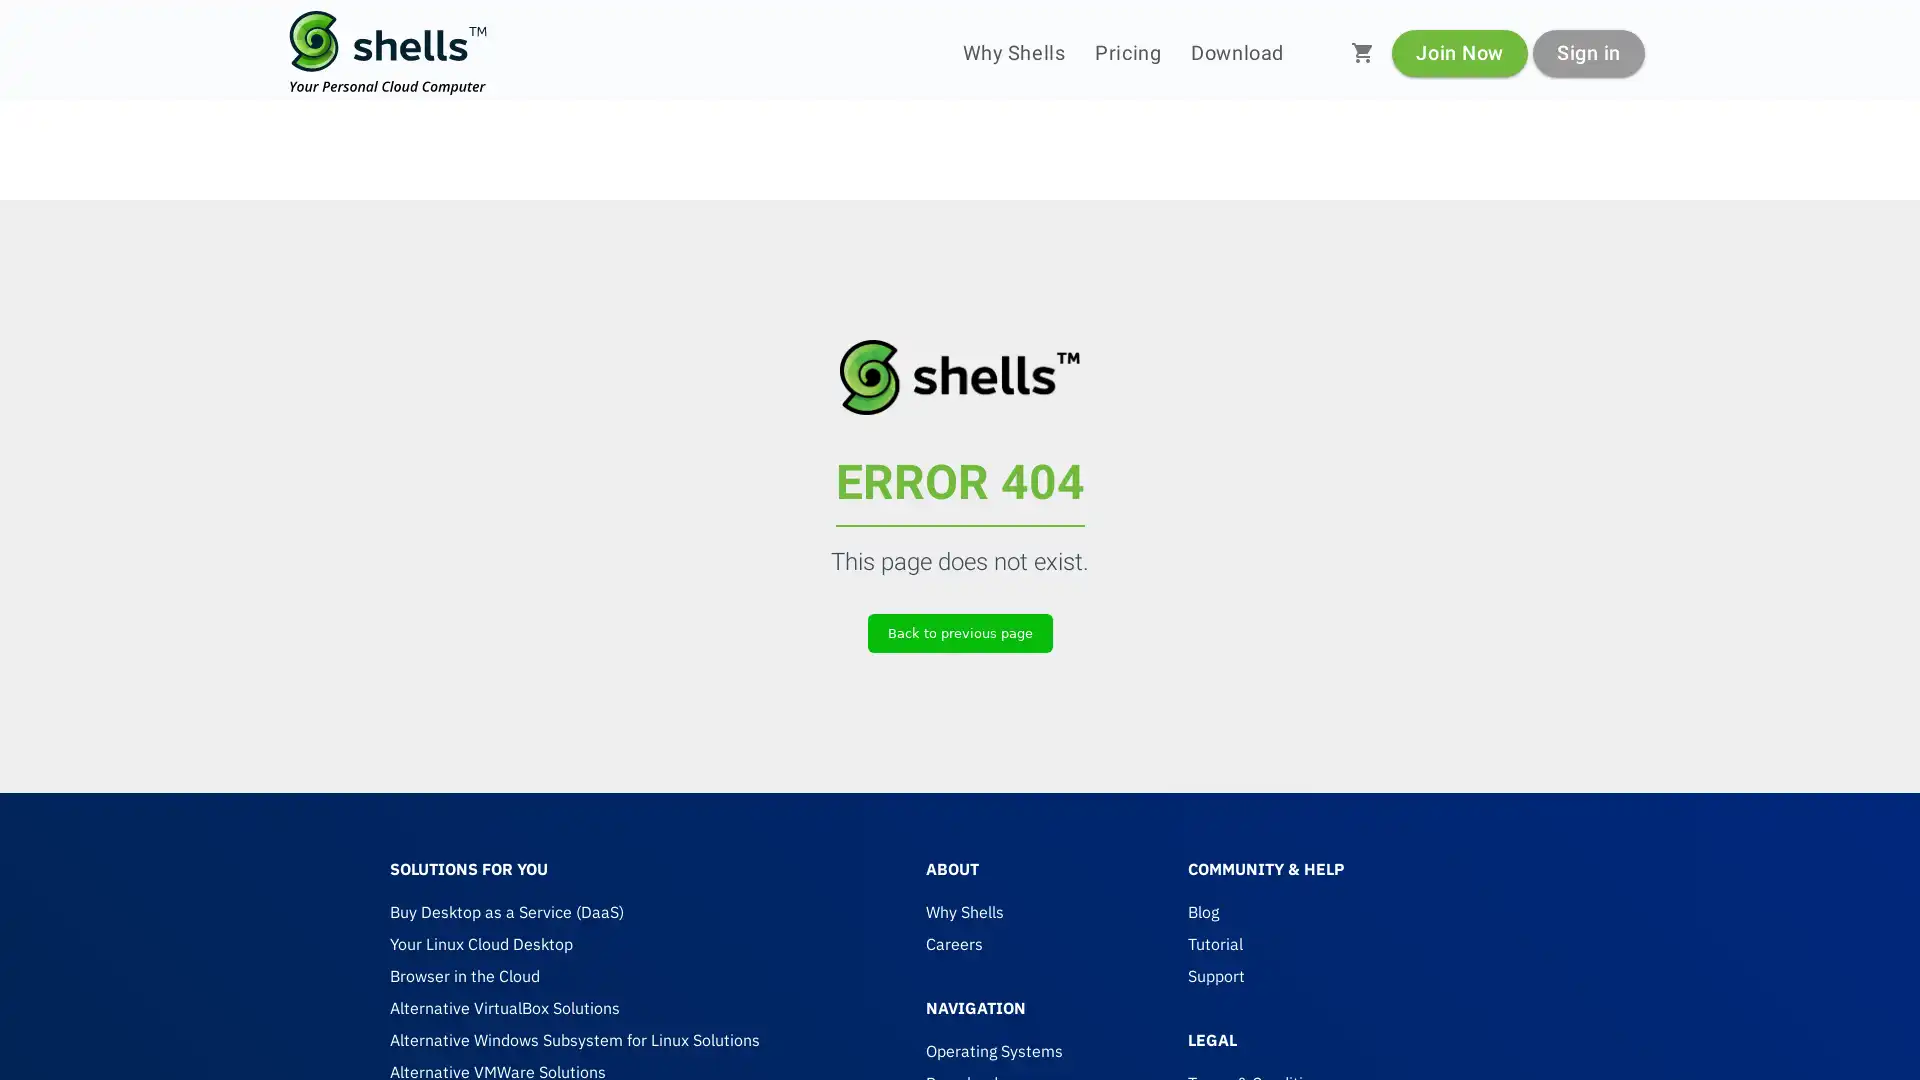  Describe the element at coordinates (958, 632) in the screenshot. I see `Back to previous page` at that location.